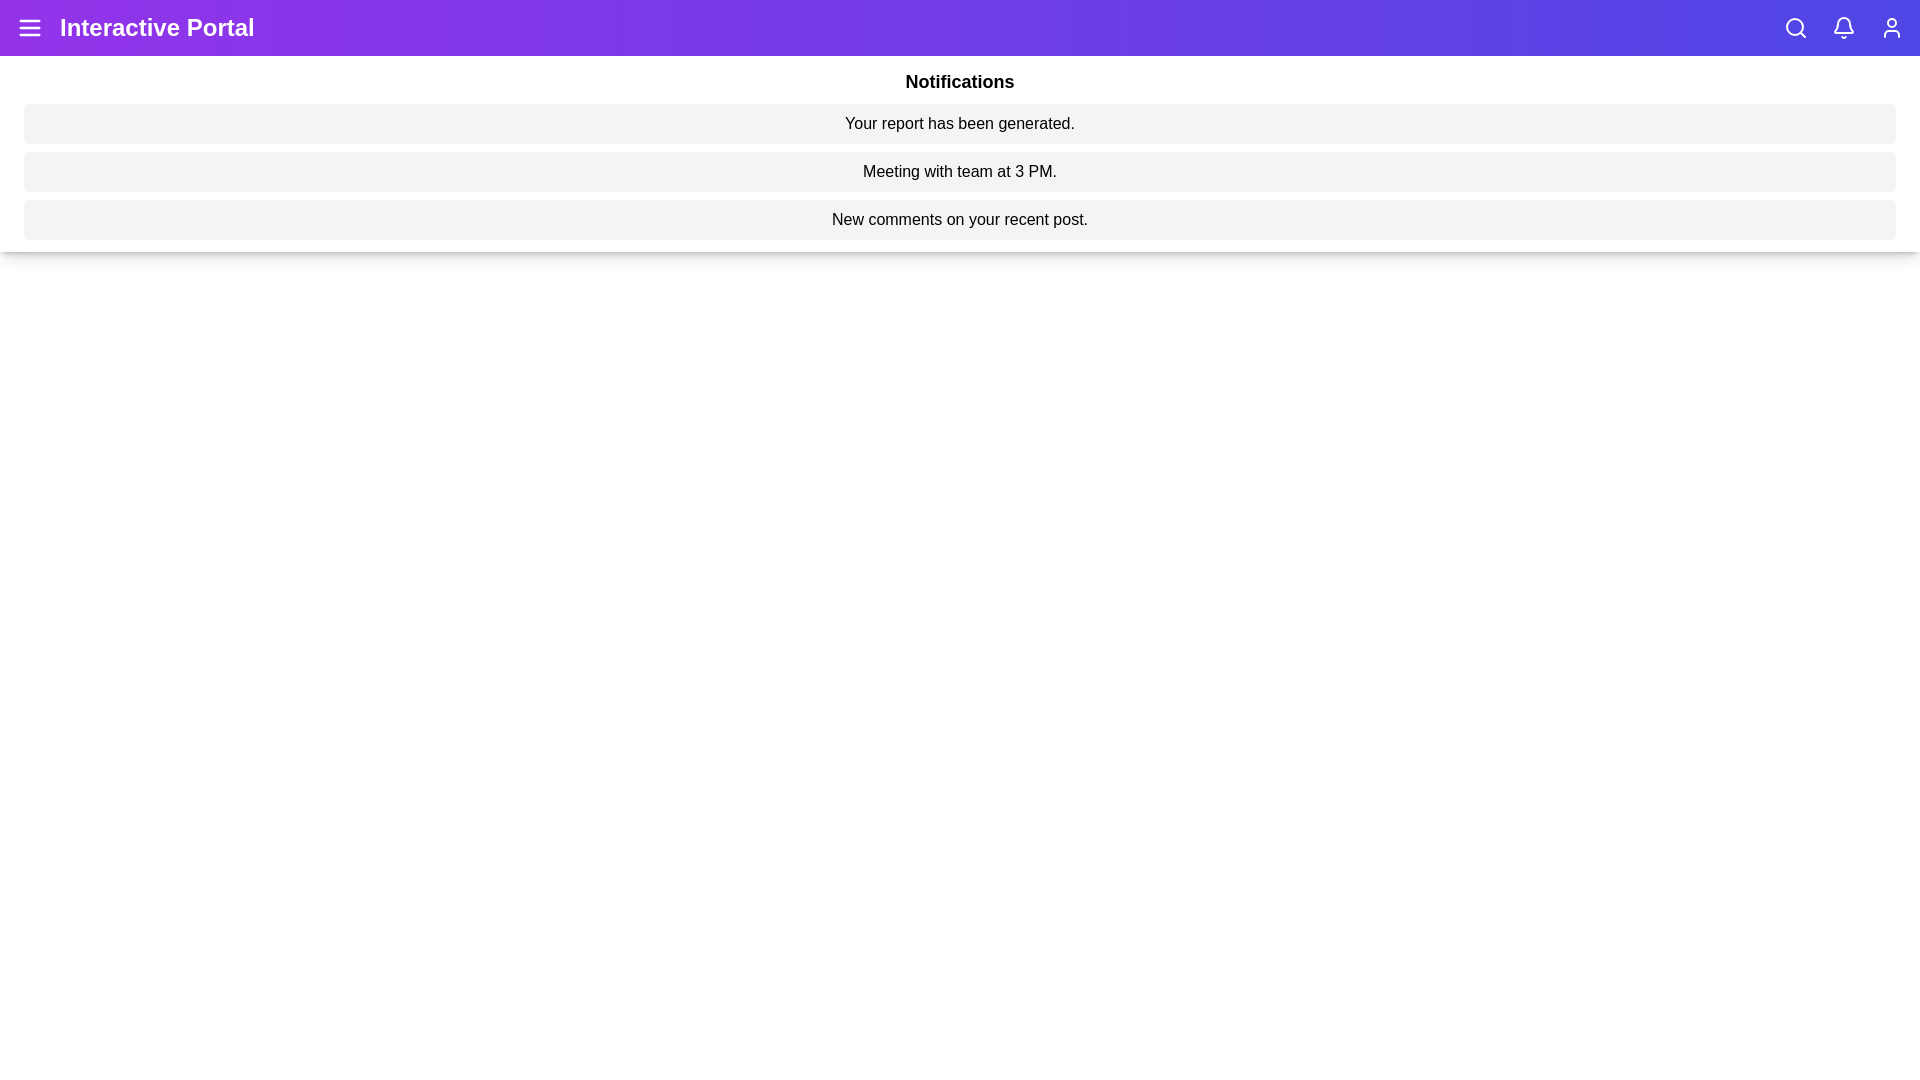  I want to click on the search icon to activate the search functionality, so click(1795, 27).